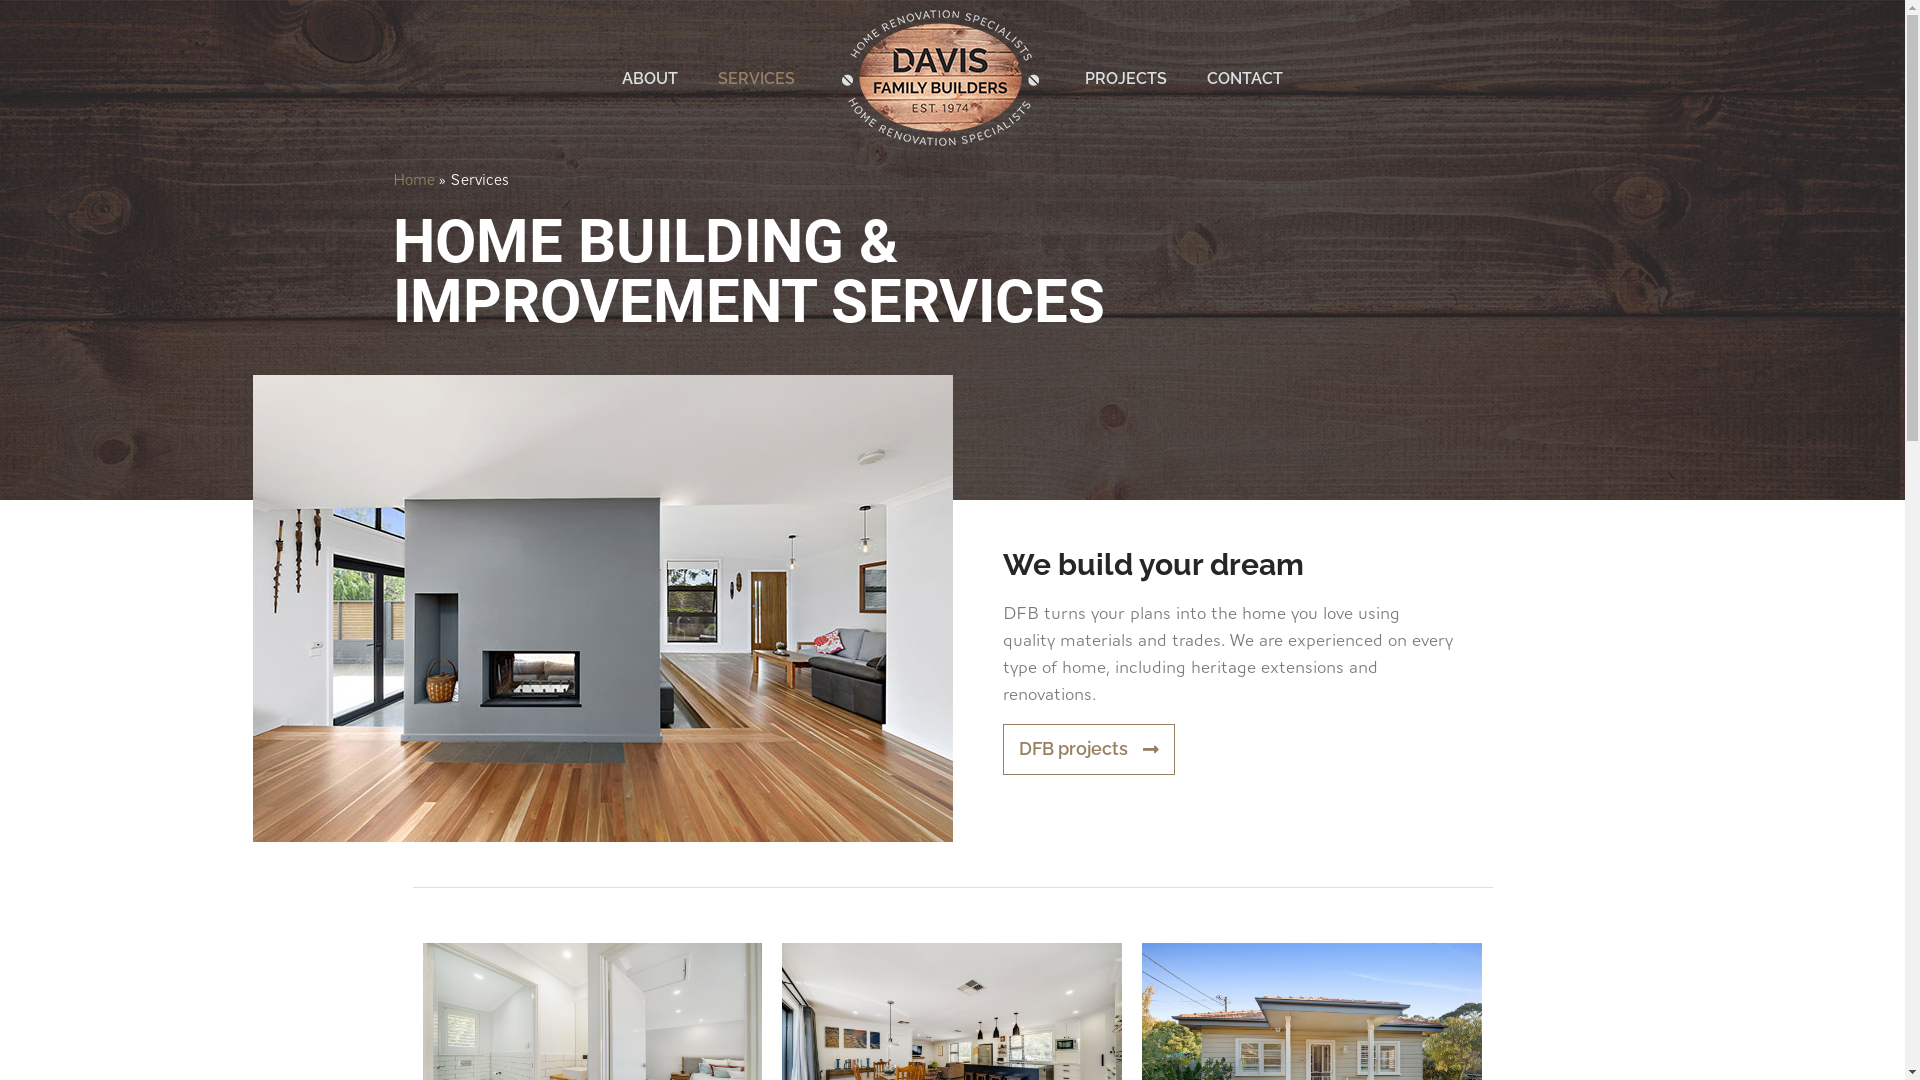 The height and width of the screenshot is (1080, 1920). What do you see at coordinates (411, 180) in the screenshot?
I see `'Home'` at bounding box center [411, 180].